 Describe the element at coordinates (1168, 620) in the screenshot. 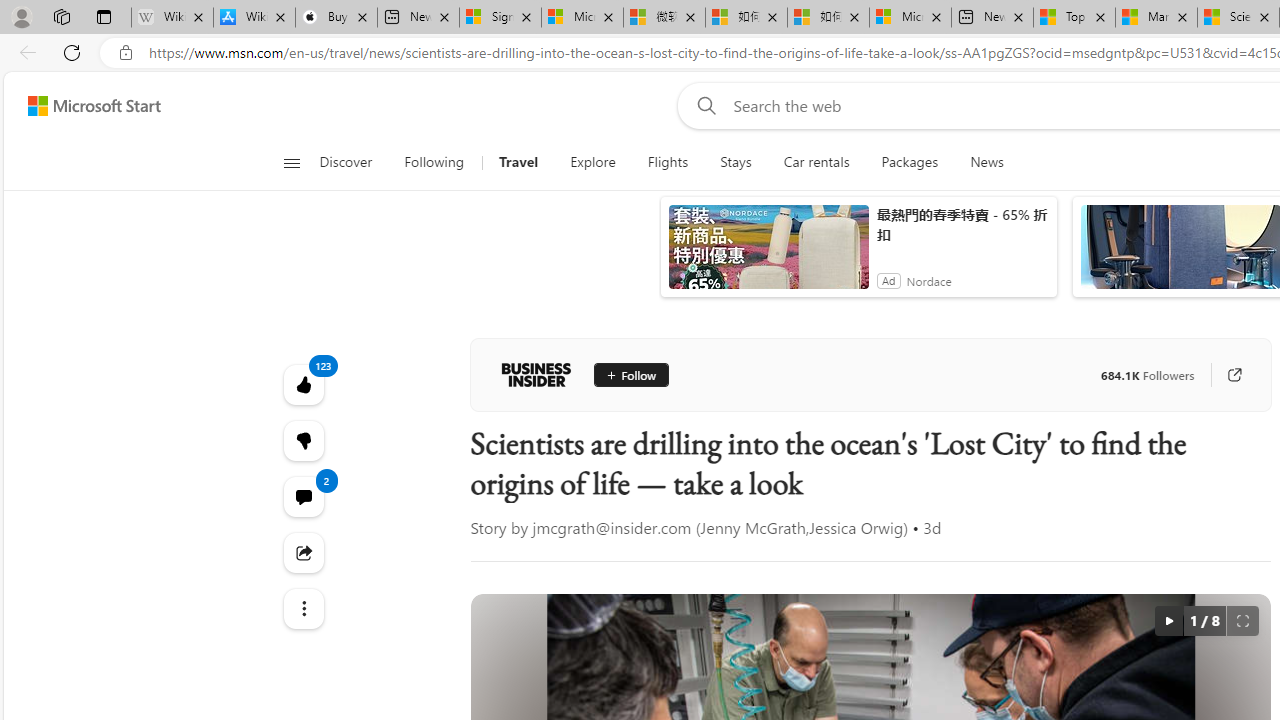

I see `'autorotate button'` at that location.